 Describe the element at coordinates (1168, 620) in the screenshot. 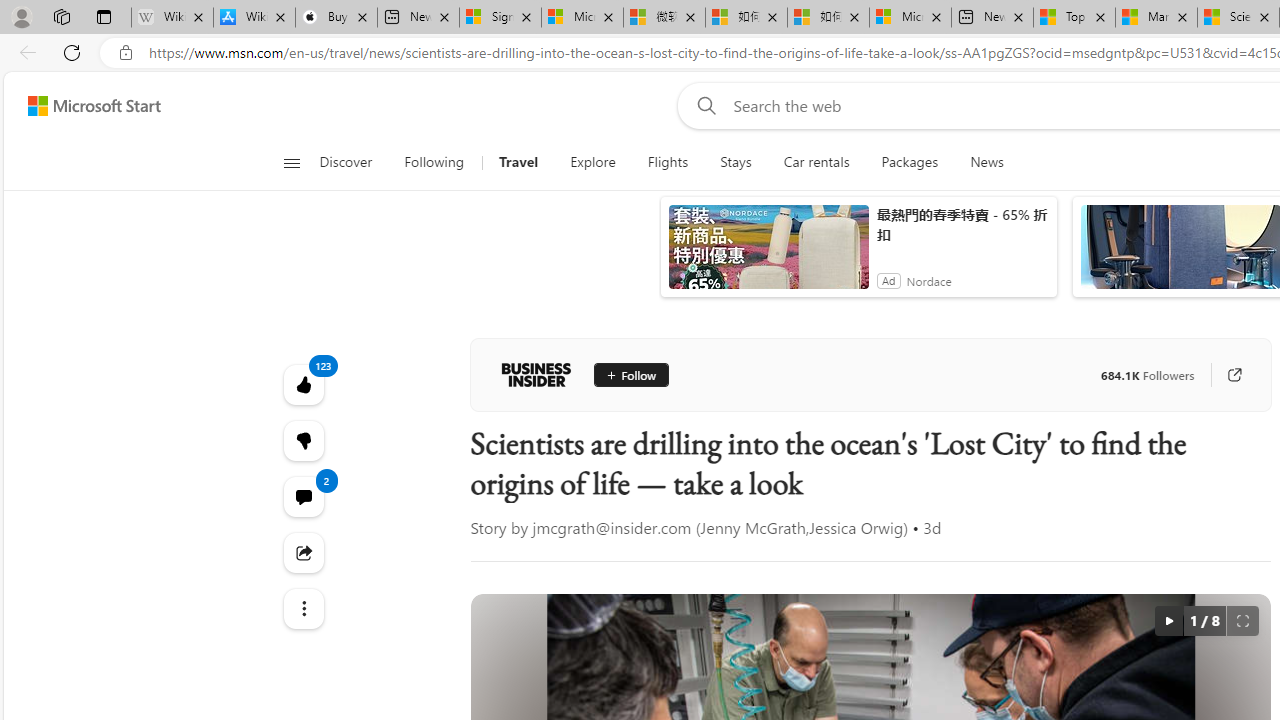

I see `'autorotate button'` at that location.